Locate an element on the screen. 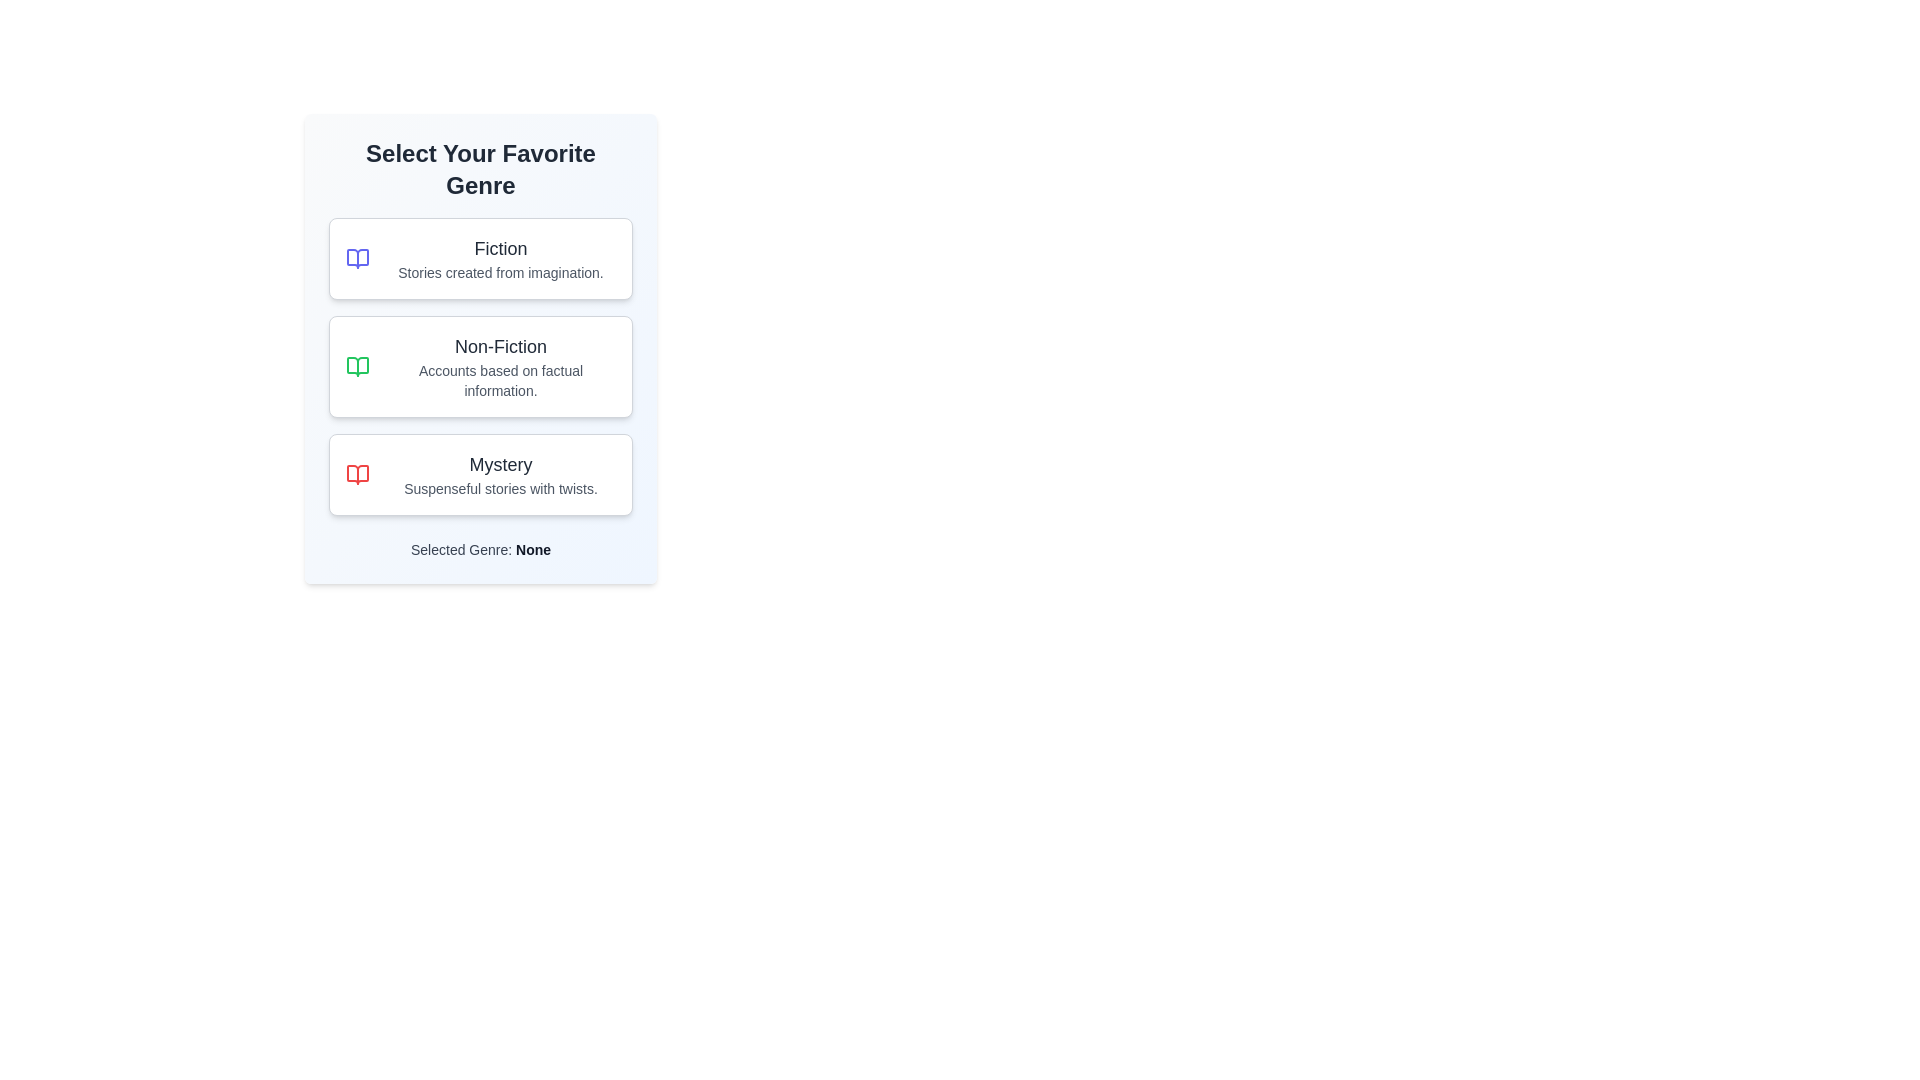 This screenshot has width=1920, height=1080. the Text label that displays the current selected genre, indicating that no genre has been selected yet, positioned after 'Selected Genre:' is located at coordinates (533, 550).